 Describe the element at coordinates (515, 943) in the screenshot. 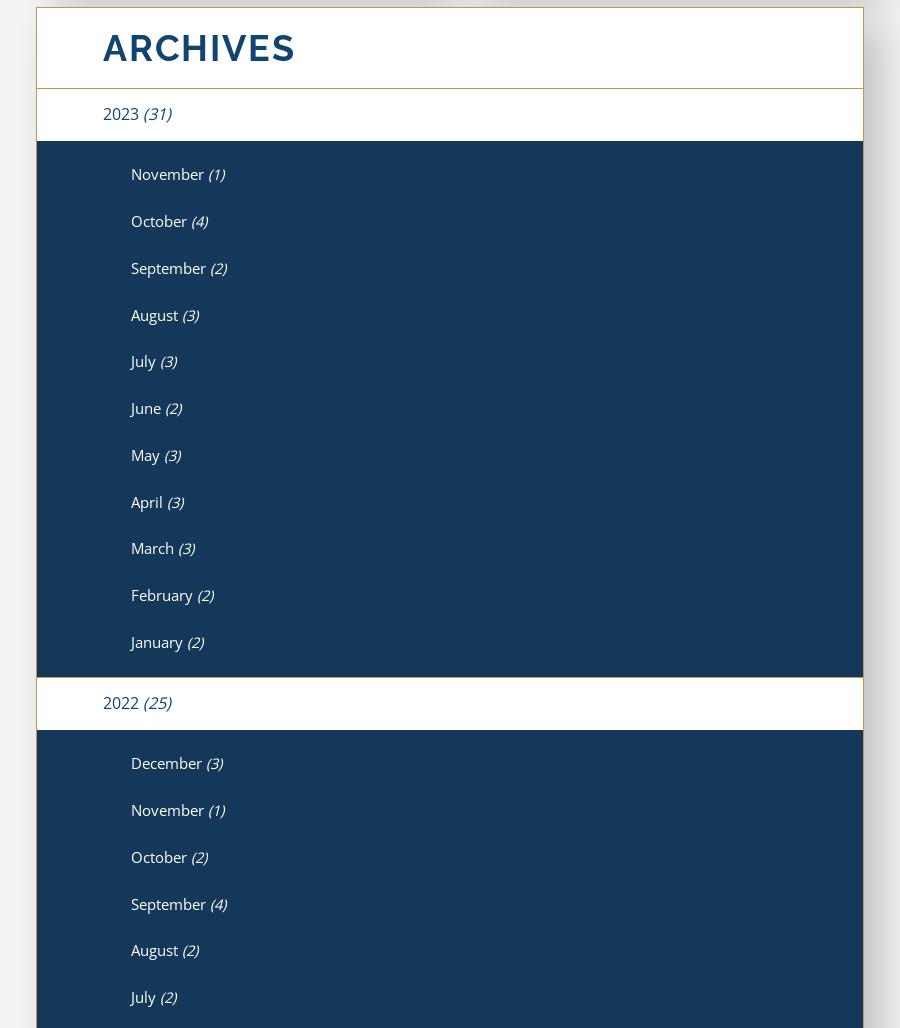

I see `'Follow Us'` at that location.